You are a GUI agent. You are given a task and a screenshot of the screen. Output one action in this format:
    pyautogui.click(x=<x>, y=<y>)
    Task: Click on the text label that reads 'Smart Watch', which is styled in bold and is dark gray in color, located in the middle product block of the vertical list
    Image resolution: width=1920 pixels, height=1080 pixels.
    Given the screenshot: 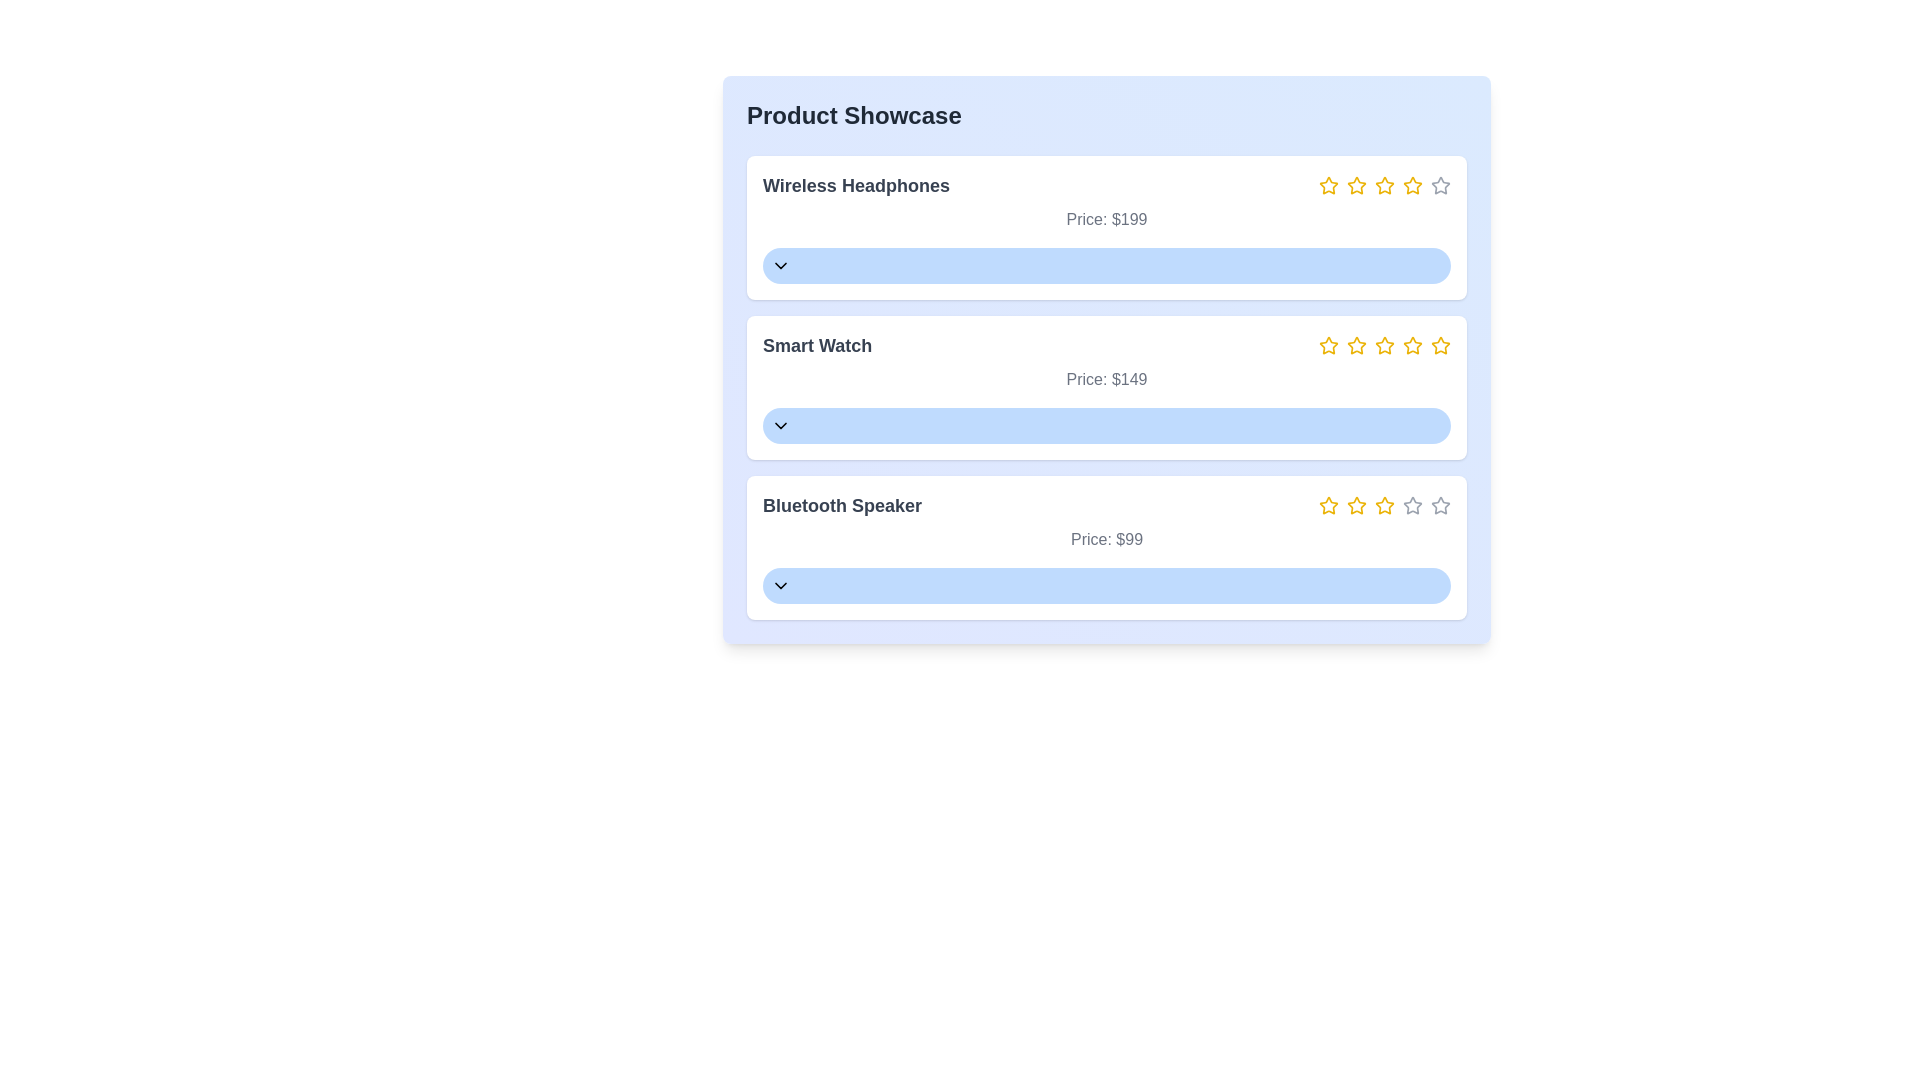 What is the action you would take?
    pyautogui.click(x=817, y=345)
    